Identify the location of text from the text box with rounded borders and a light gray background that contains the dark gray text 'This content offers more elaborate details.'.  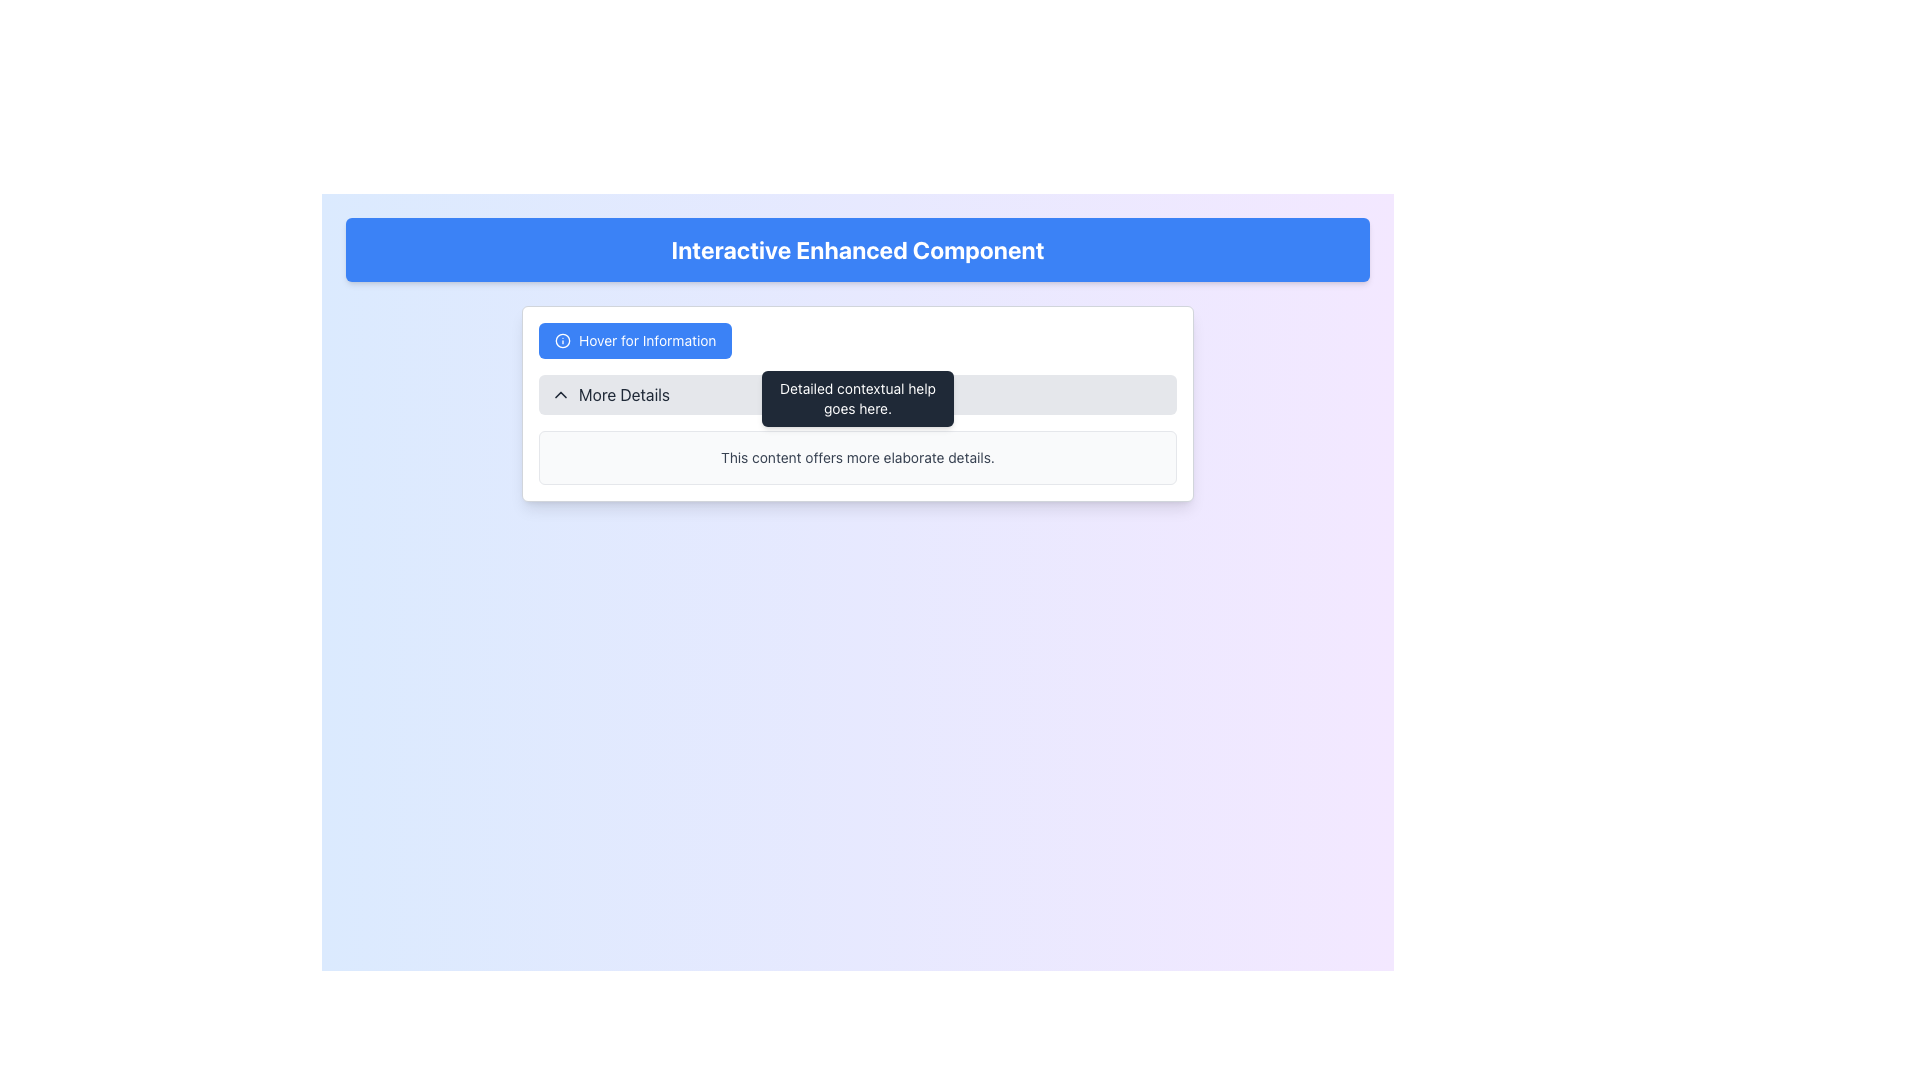
(858, 458).